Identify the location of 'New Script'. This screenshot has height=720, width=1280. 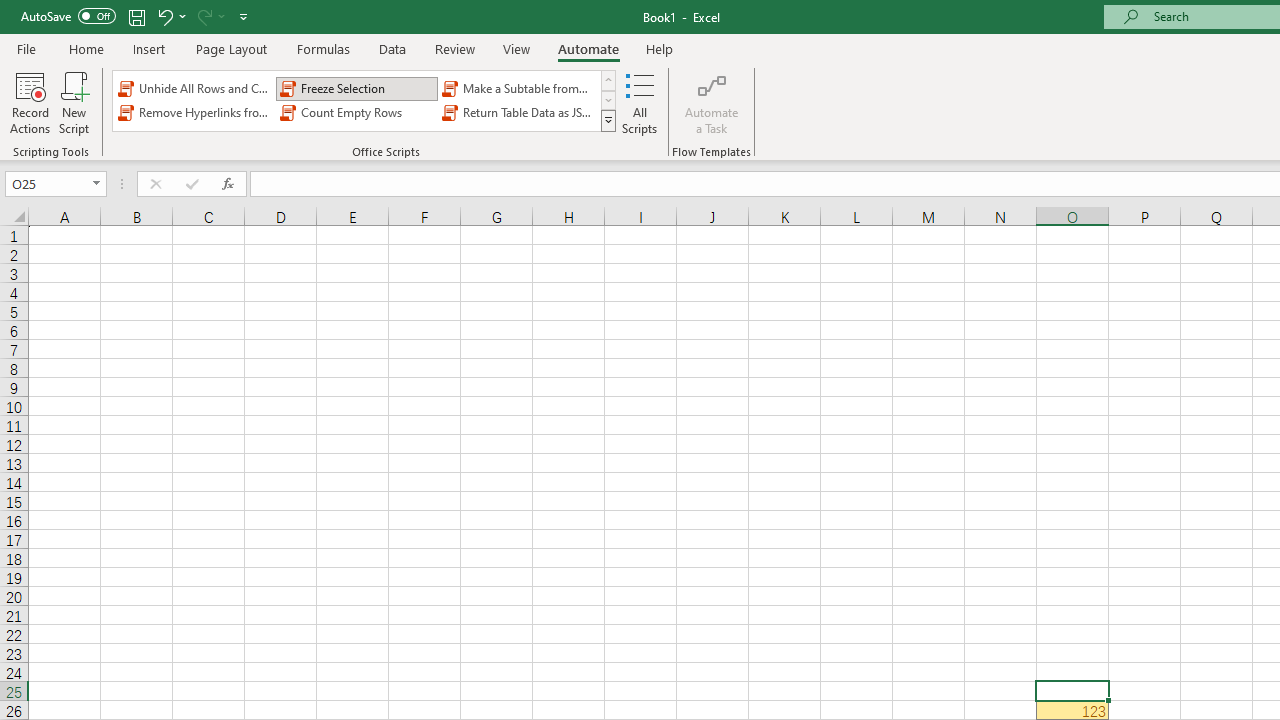
(73, 103).